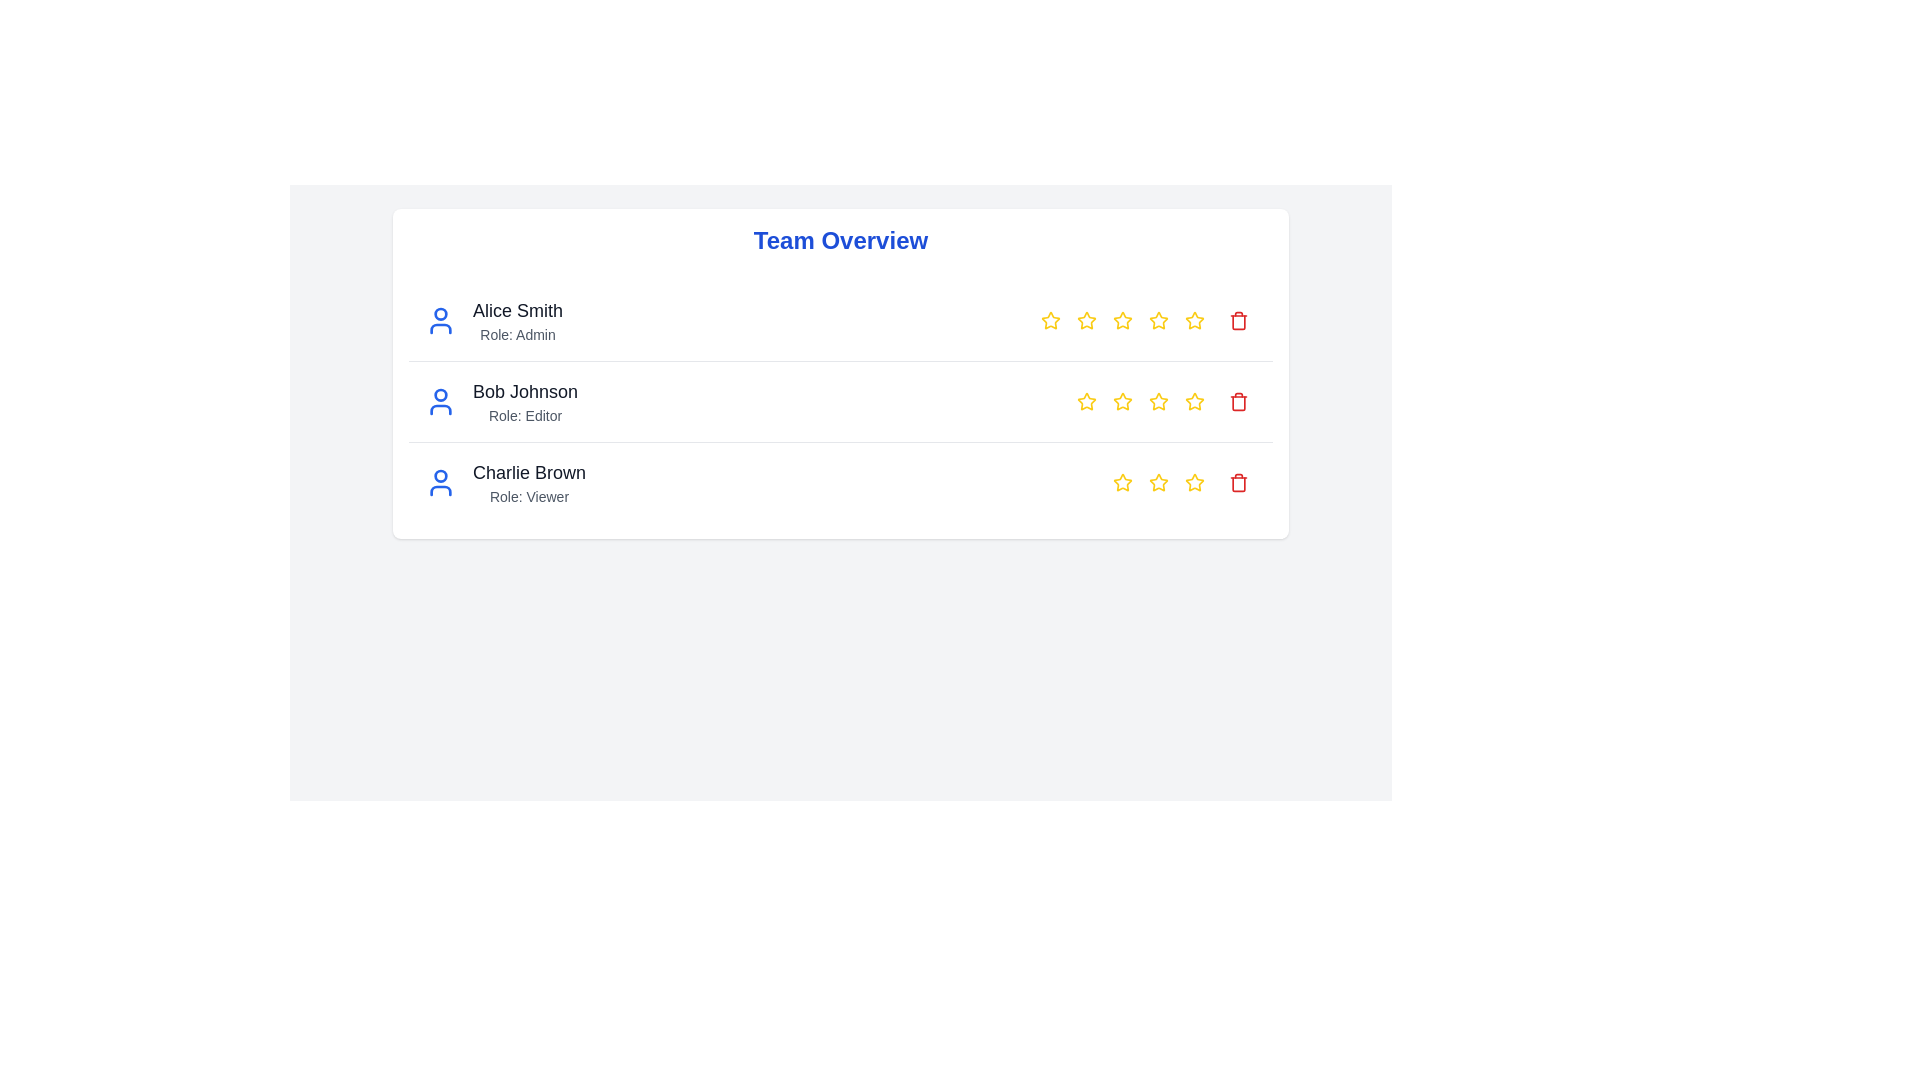 This screenshot has width=1920, height=1080. I want to click on the fourth star-shaped rating icon with a yellow border and white filling associated with the user 'Charlie Brown' to rate it, so click(1123, 482).